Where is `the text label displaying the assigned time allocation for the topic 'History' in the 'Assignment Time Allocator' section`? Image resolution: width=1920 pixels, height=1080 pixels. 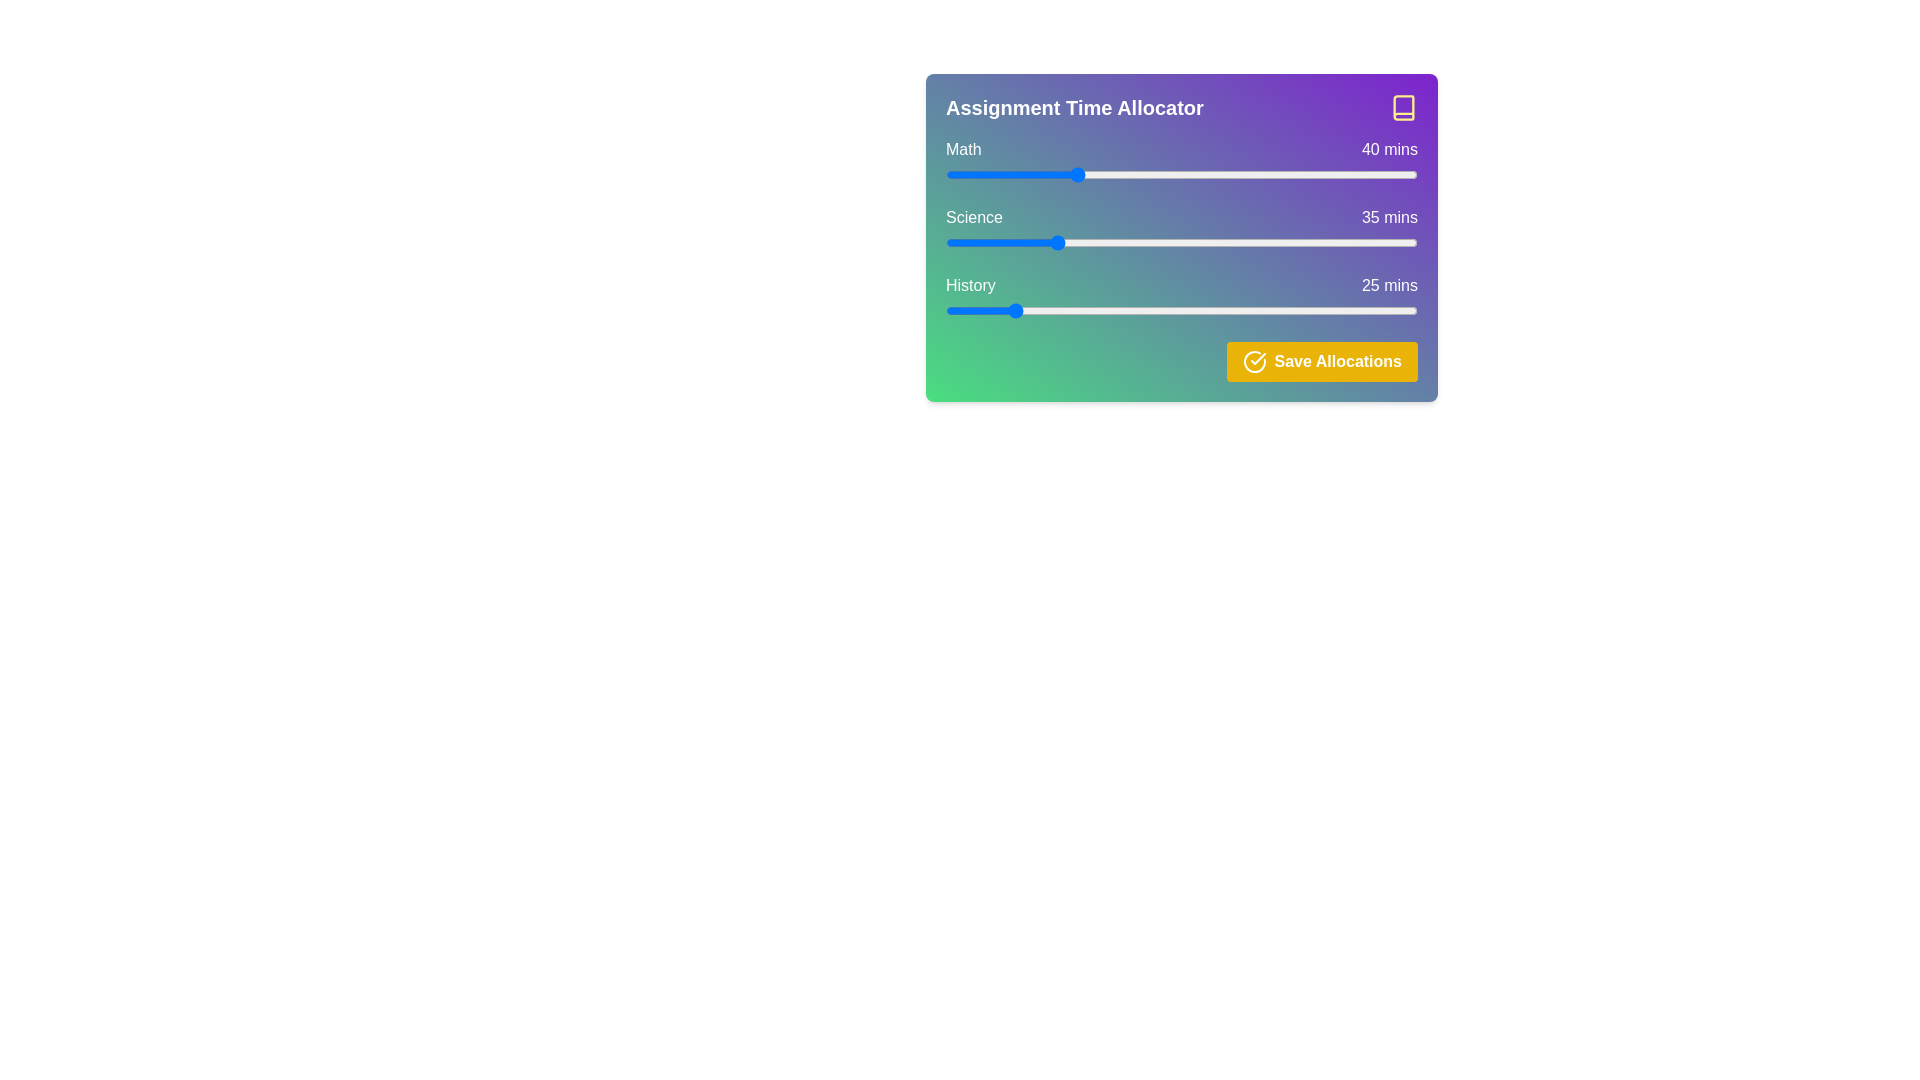 the text label displaying the assigned time allocation for the topic 'History' in the 'Assignment Time Allocator' section is located at coordinates (1388, 285).